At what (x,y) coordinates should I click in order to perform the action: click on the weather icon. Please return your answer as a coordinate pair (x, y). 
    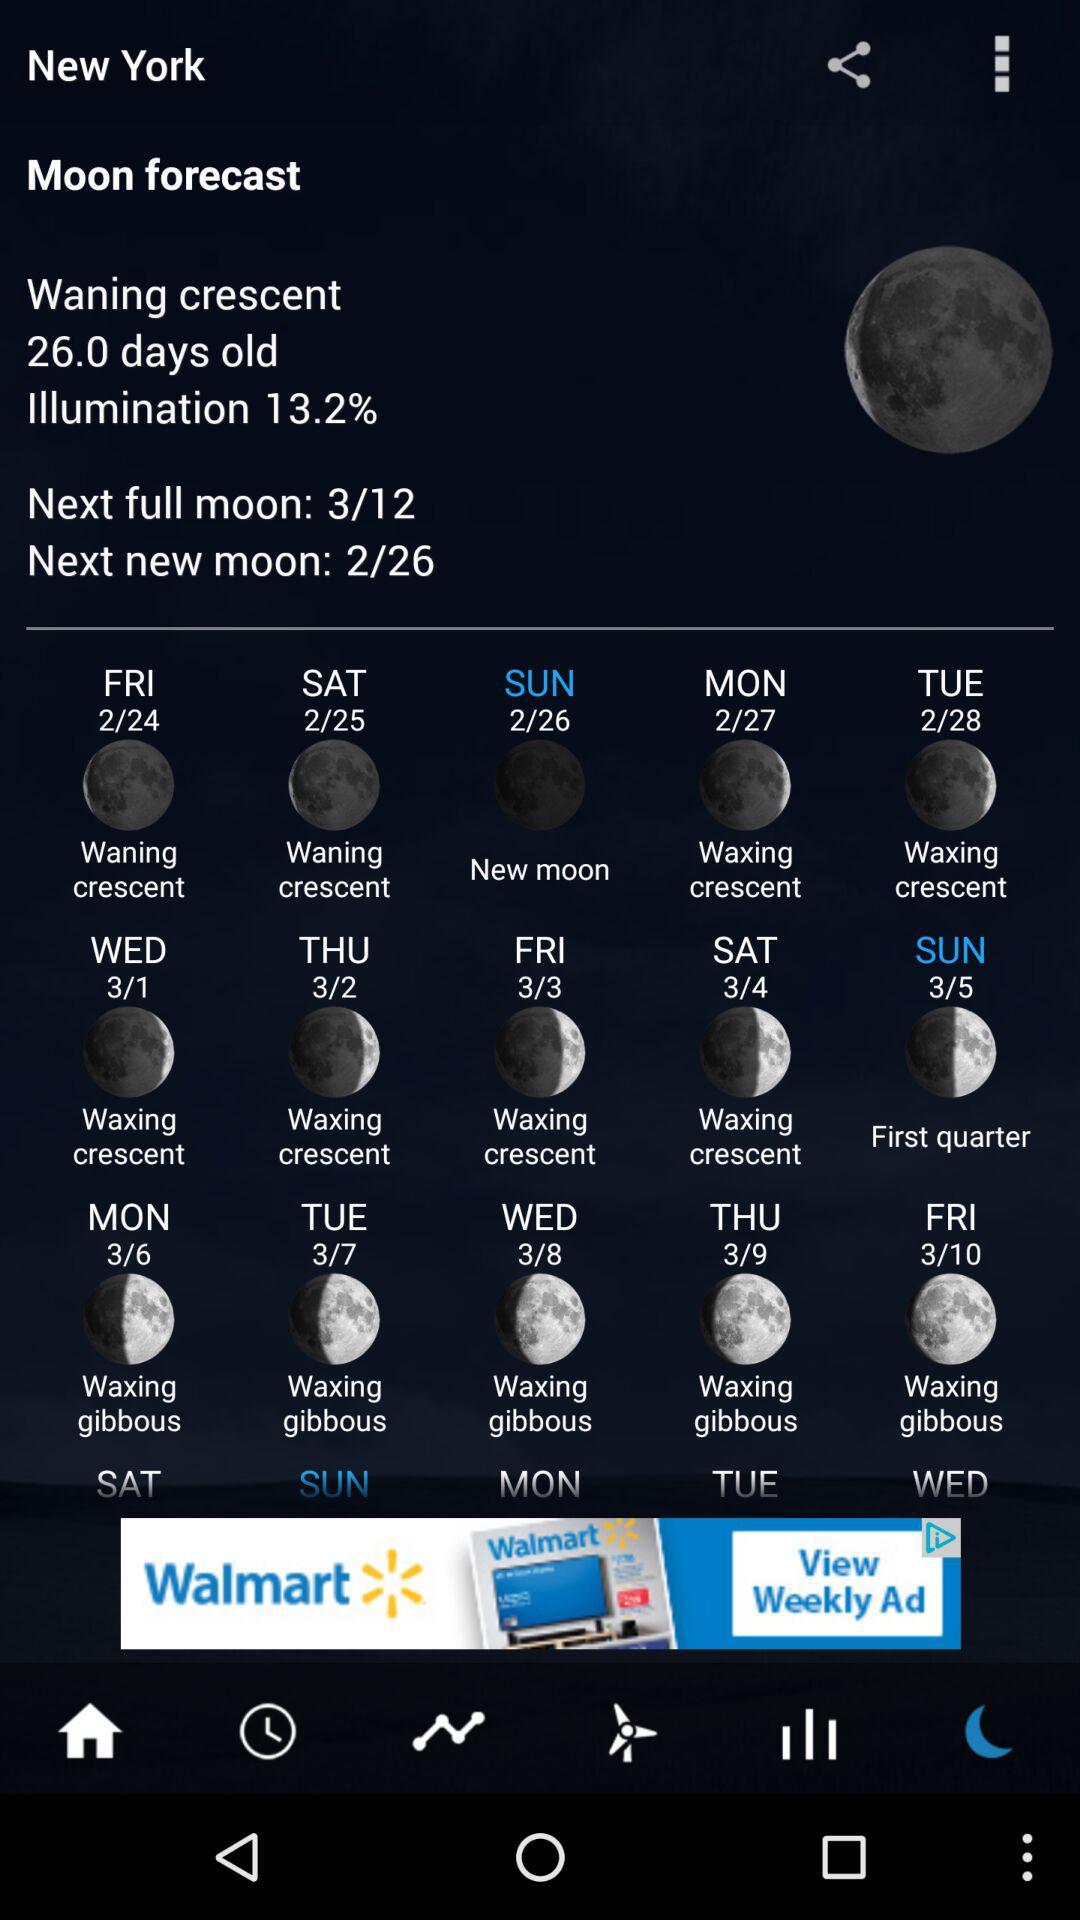
    Looking at the image, I should click on (990, 1849).